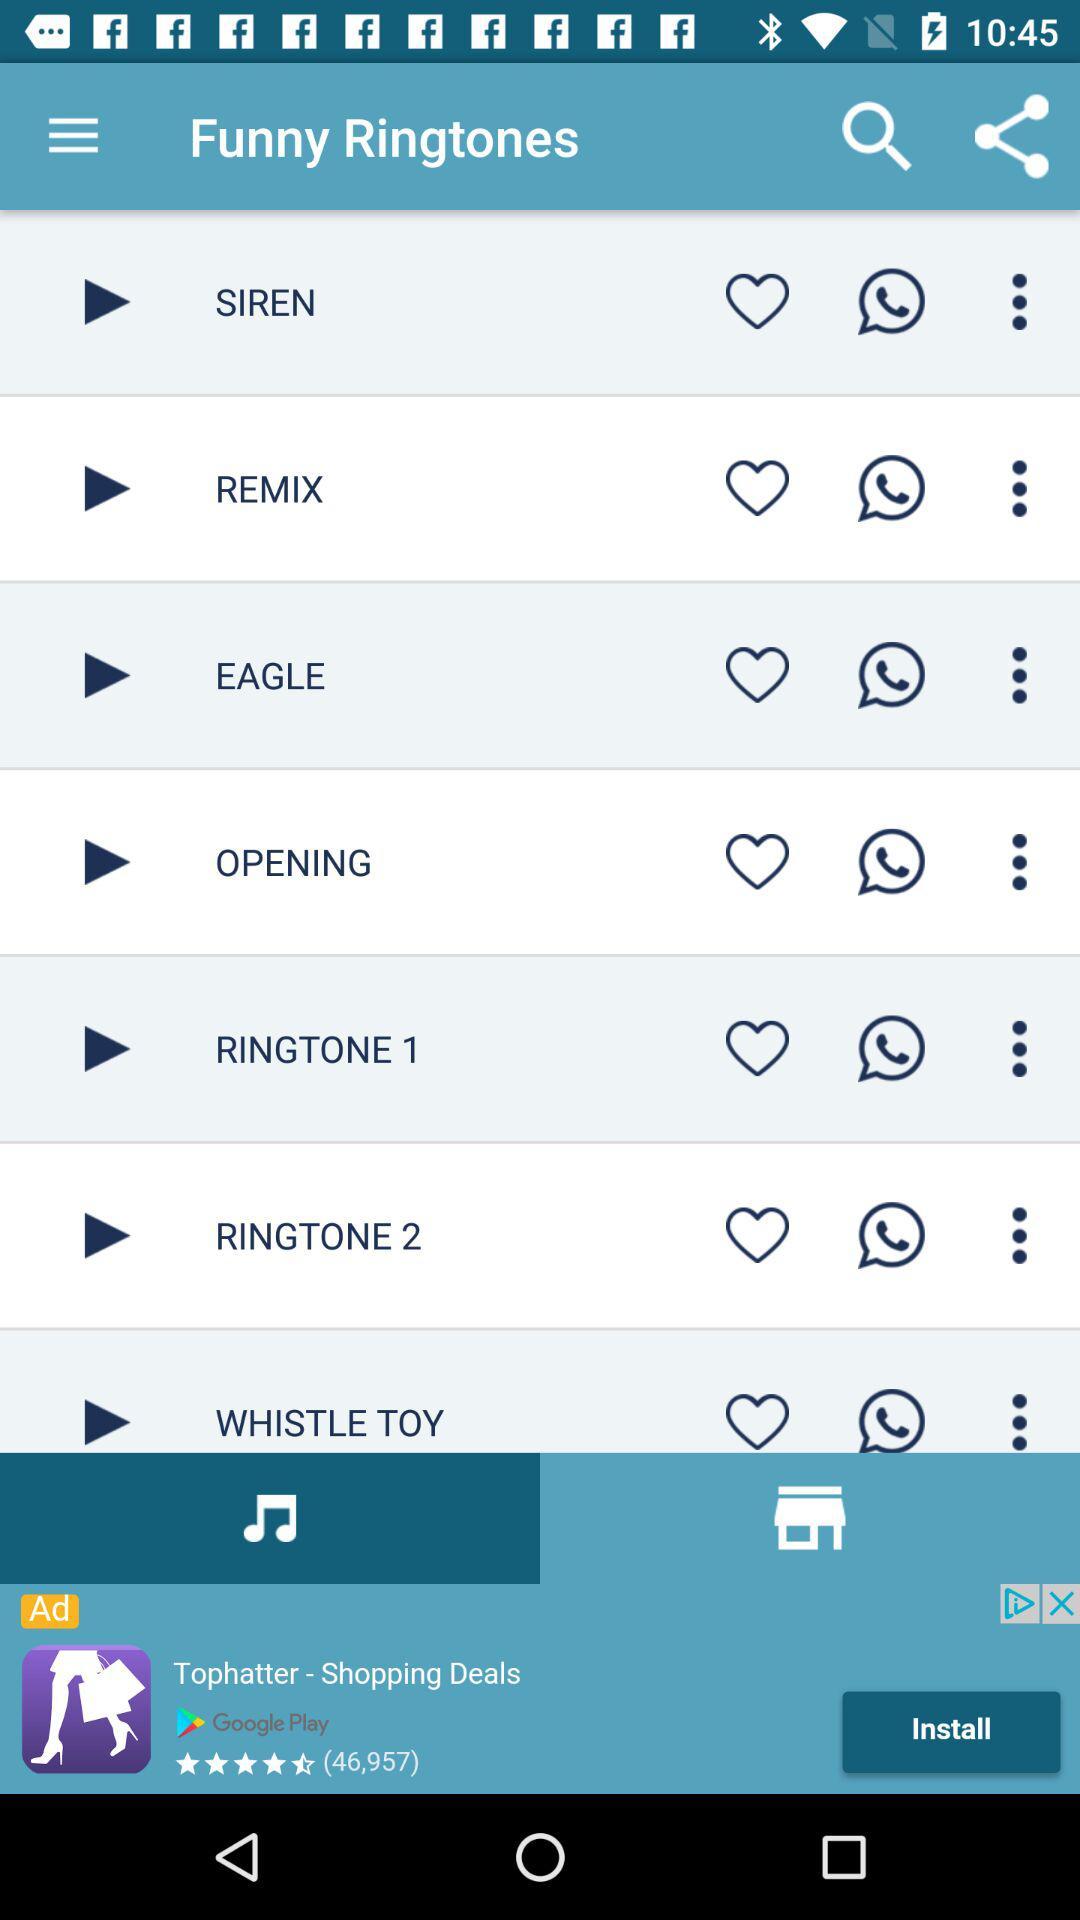 This screenshot has width=1080, height=1920. Describe the element at coordinates (890, 862) in the screenshot. I see `whatapp call page` at that location.